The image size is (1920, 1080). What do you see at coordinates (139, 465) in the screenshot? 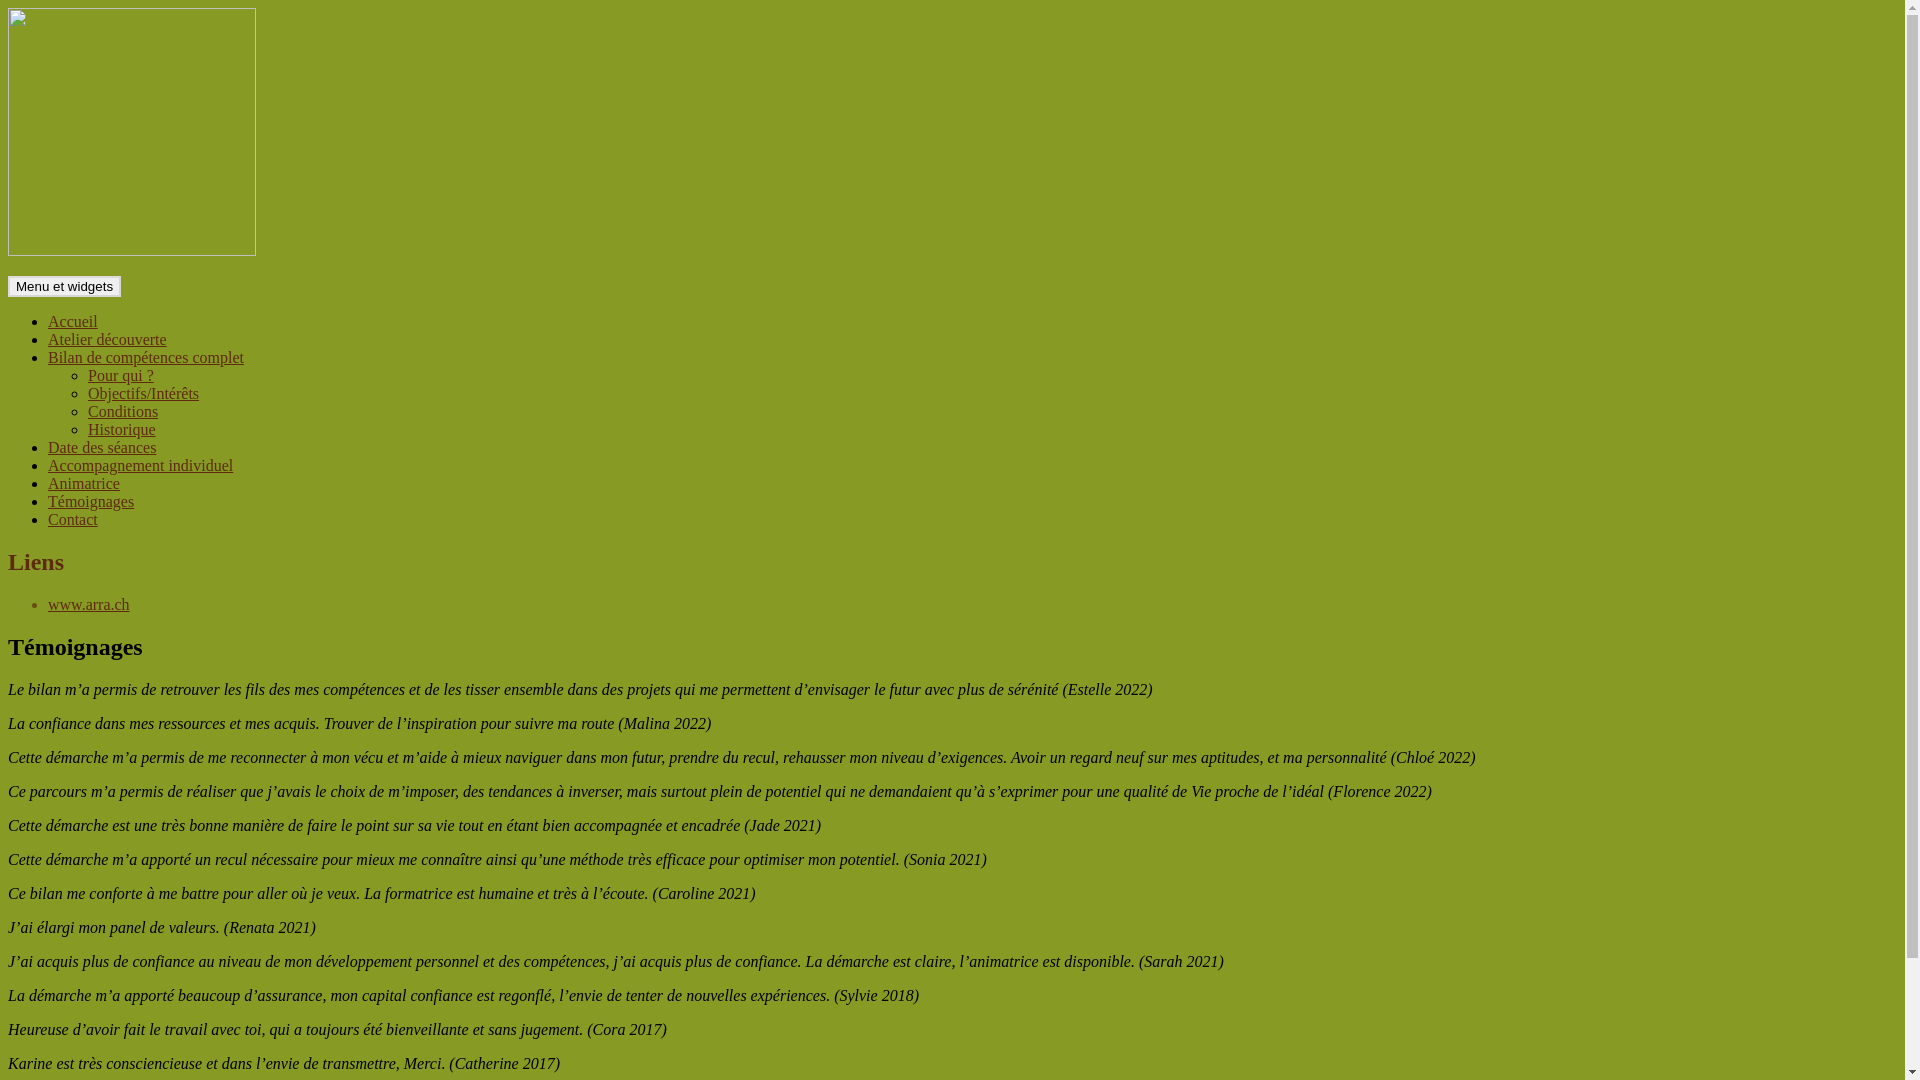
I see `'Accompagnement individuel'` at bounding box center [139, 465].